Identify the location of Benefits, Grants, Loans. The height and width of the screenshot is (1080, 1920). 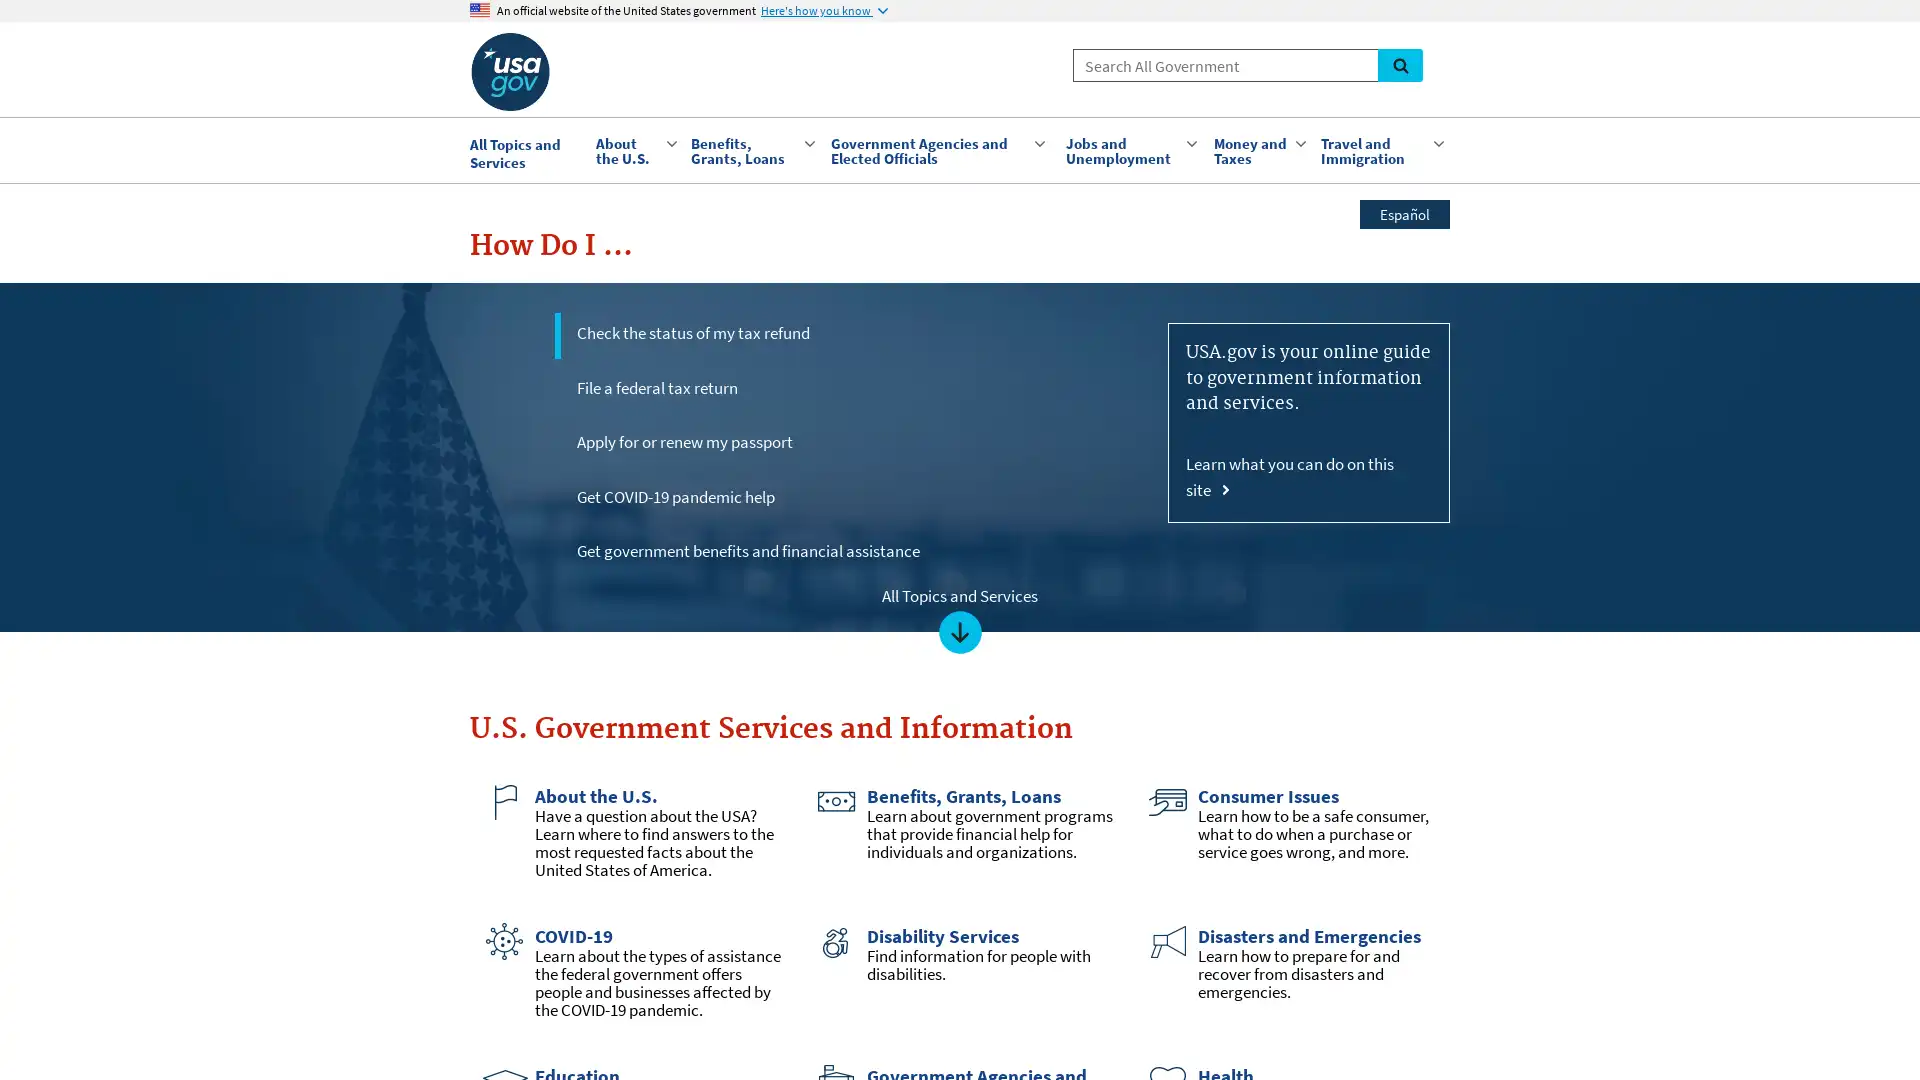
(749, 149).